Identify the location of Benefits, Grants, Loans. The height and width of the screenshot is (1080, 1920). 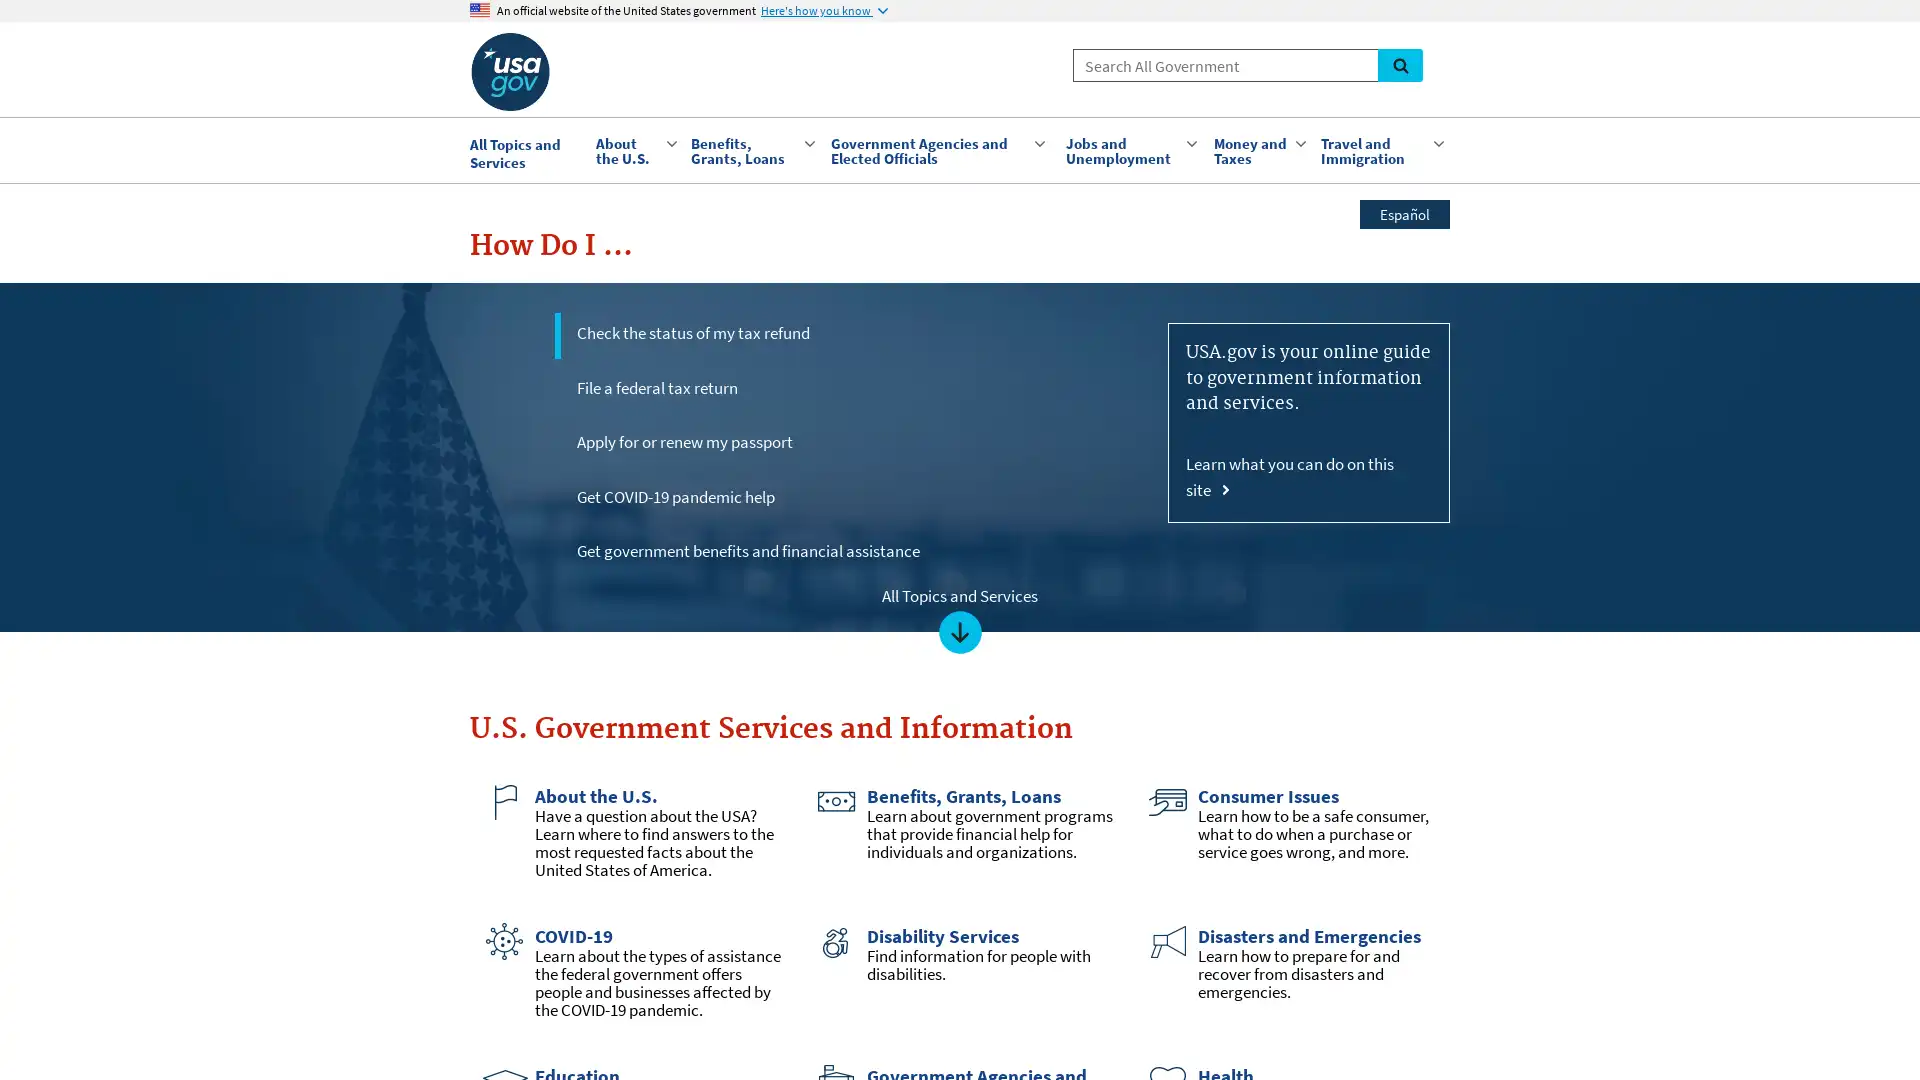
(749, 149).